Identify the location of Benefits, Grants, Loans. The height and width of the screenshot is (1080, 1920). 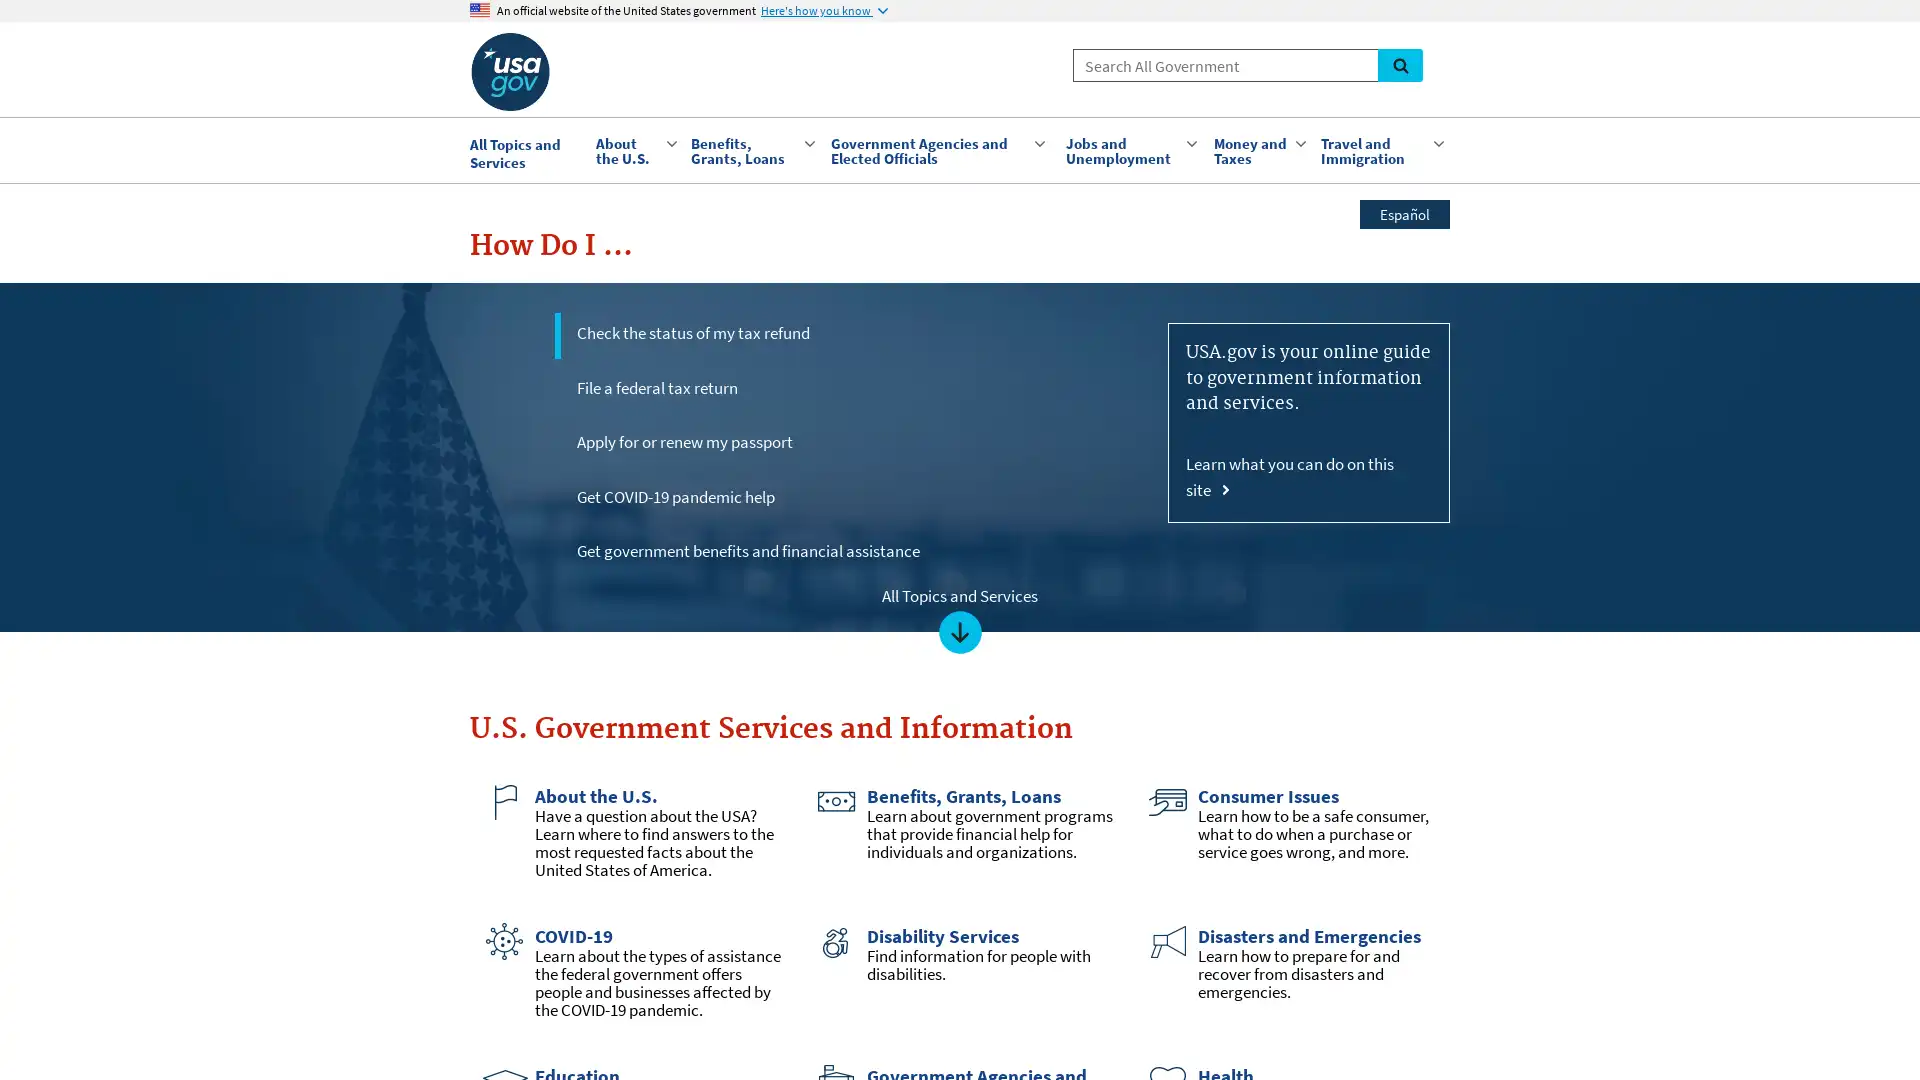
(749, 149).